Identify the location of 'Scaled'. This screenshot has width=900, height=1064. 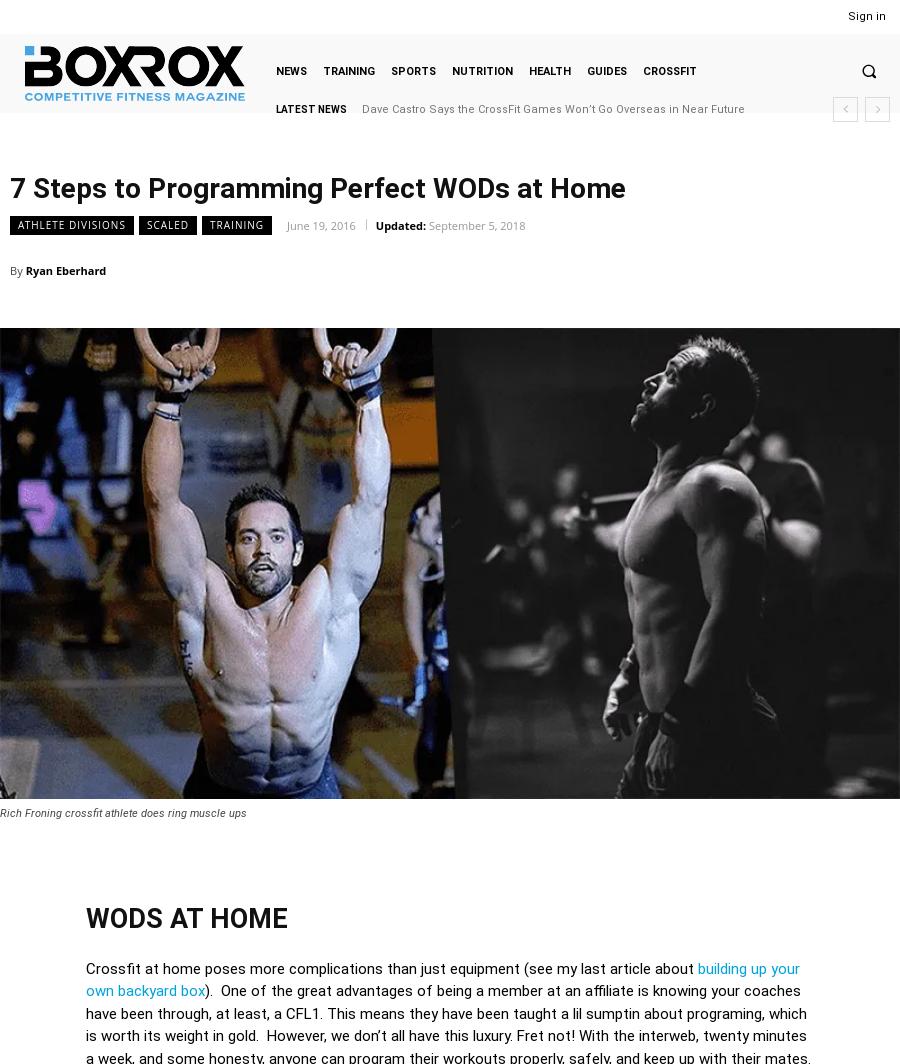
(167, 223).